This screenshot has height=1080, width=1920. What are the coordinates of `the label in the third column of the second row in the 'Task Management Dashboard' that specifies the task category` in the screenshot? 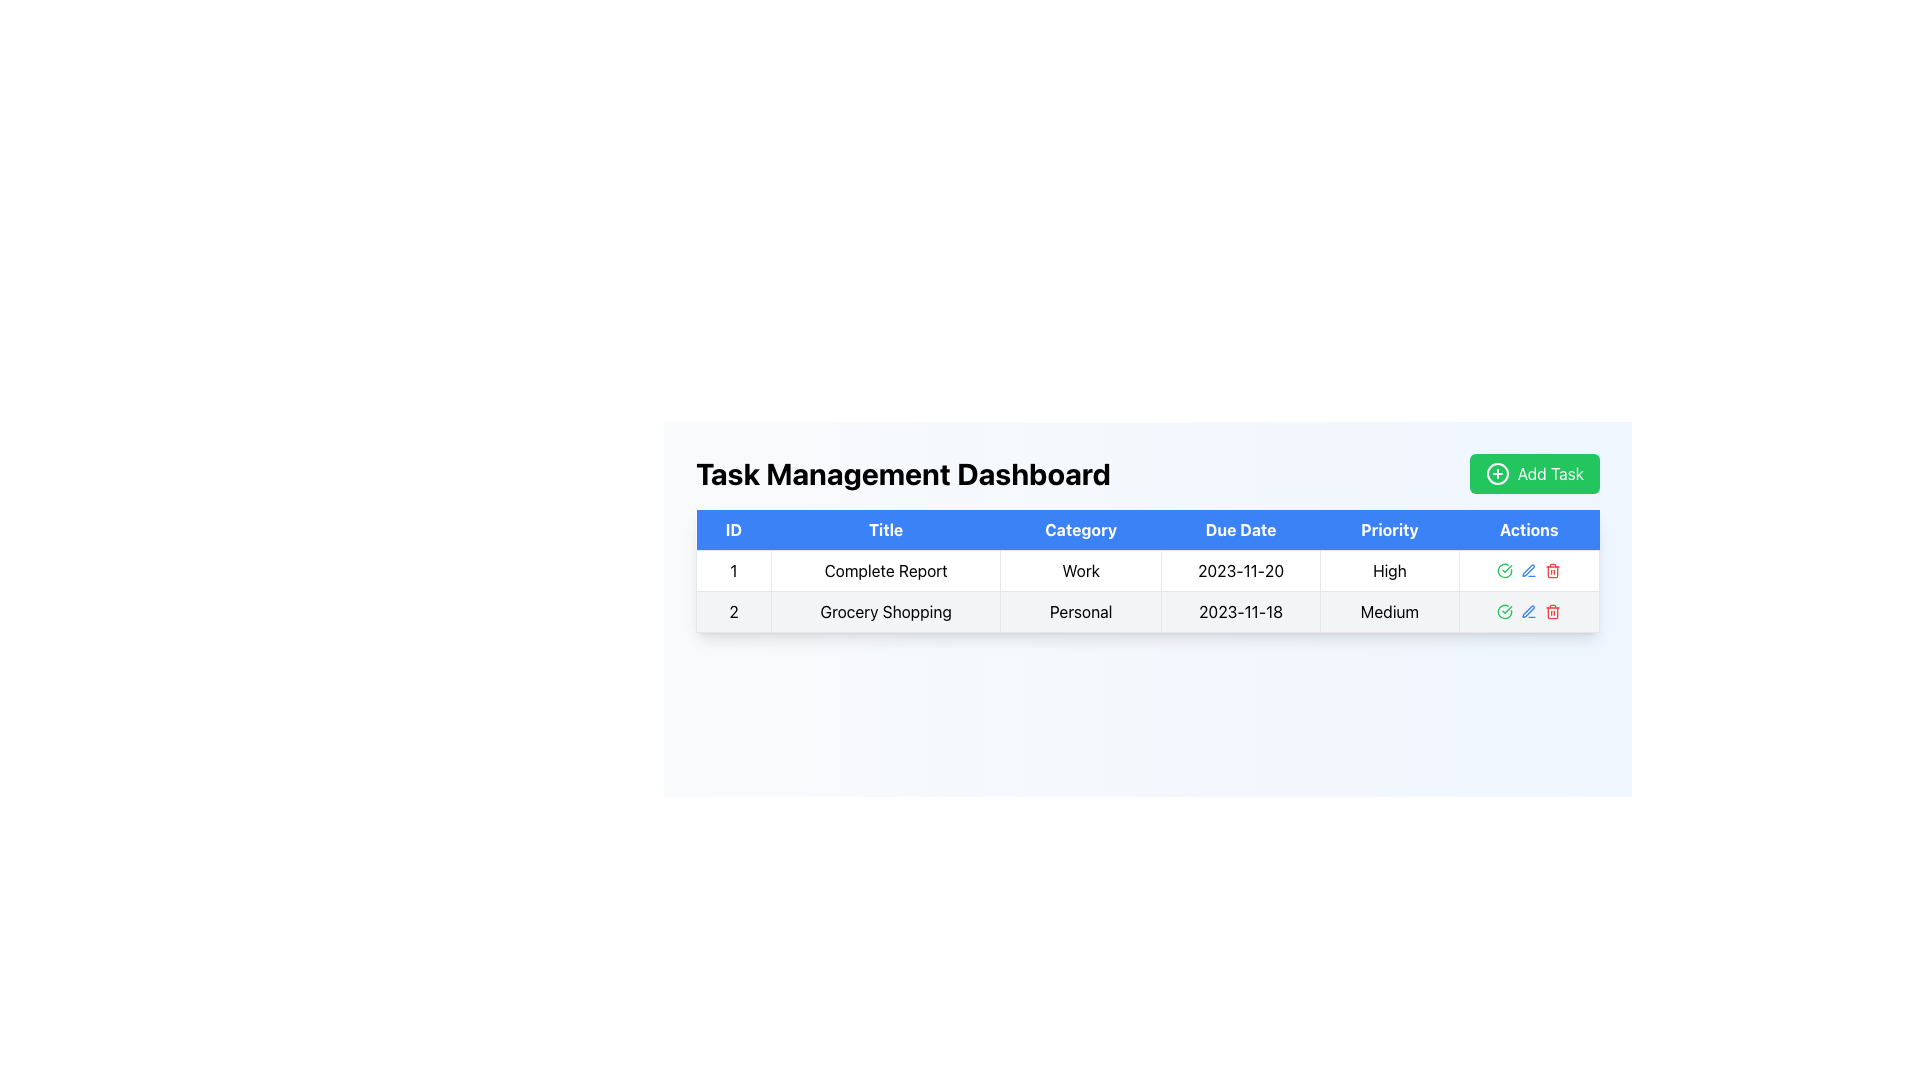 It's located at (1080, 611).